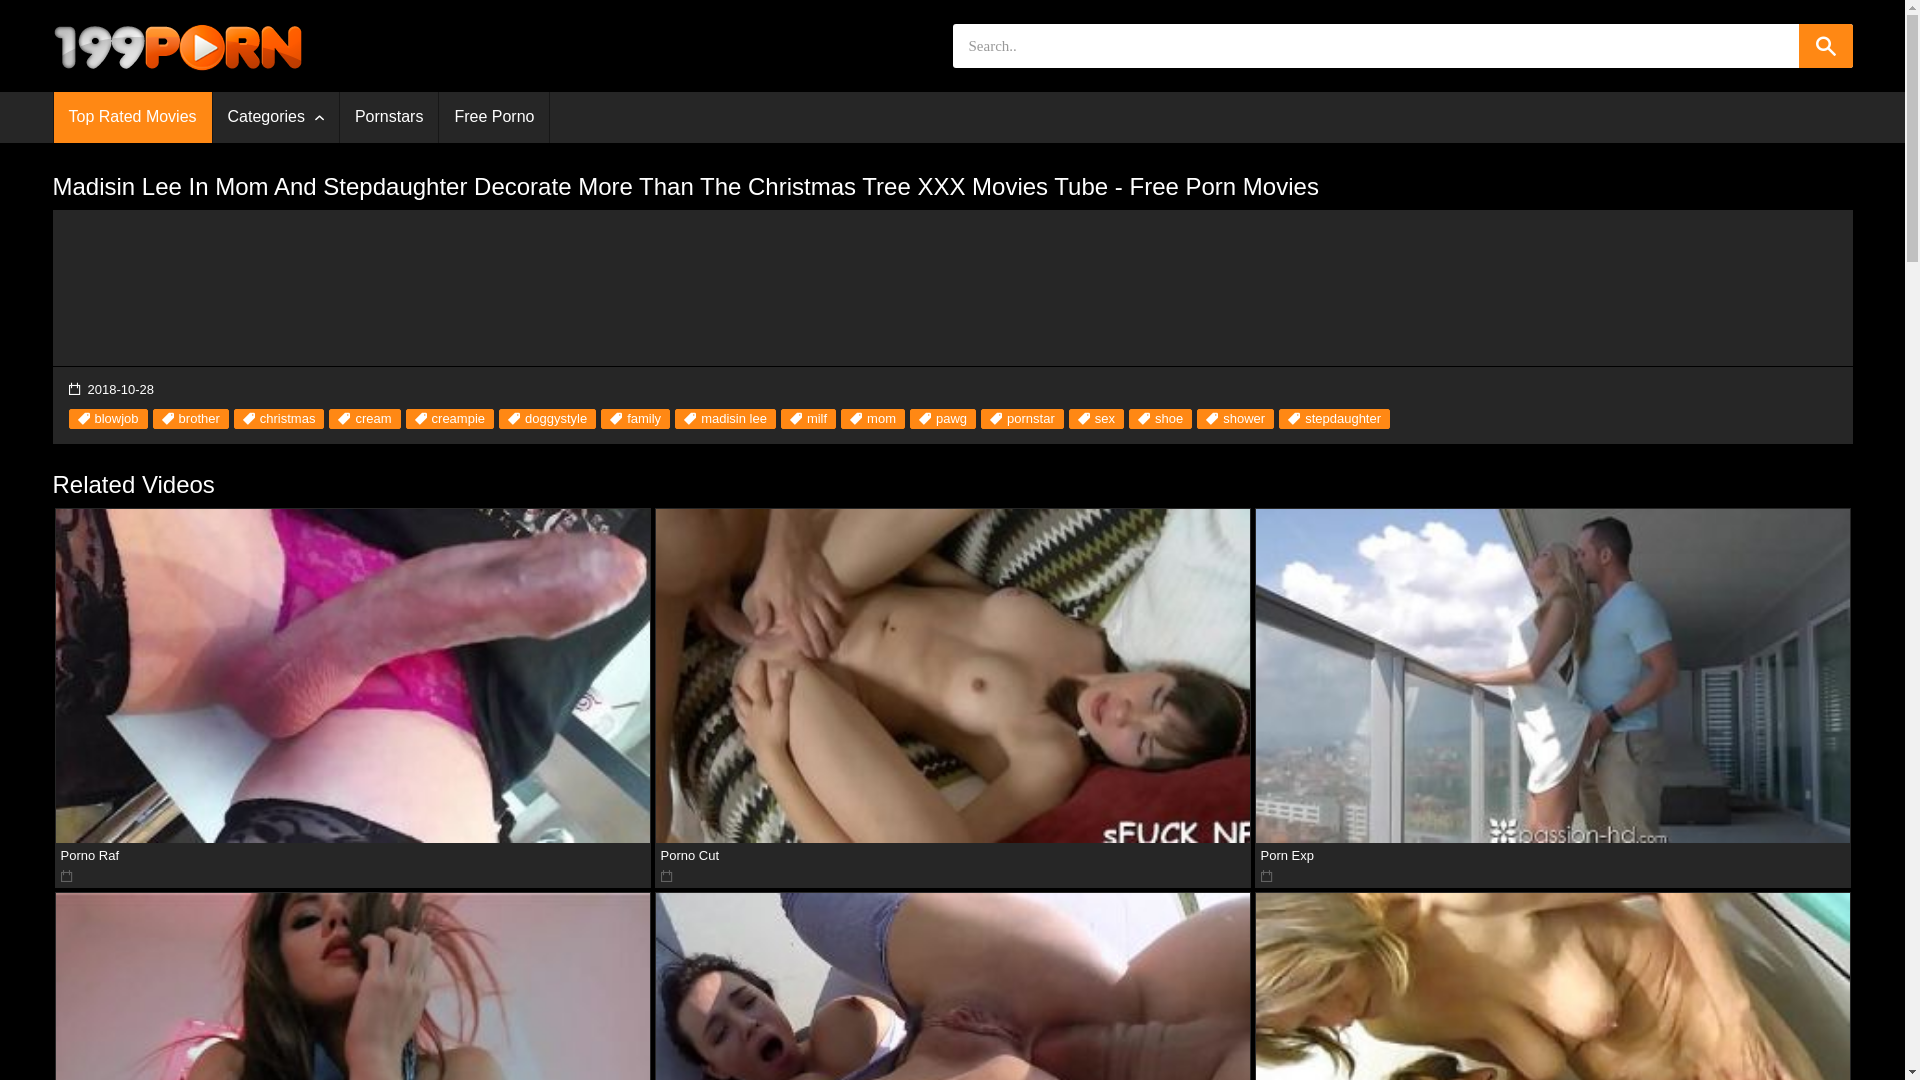  I want to click on 'Porno Cut', so click(656, 675).